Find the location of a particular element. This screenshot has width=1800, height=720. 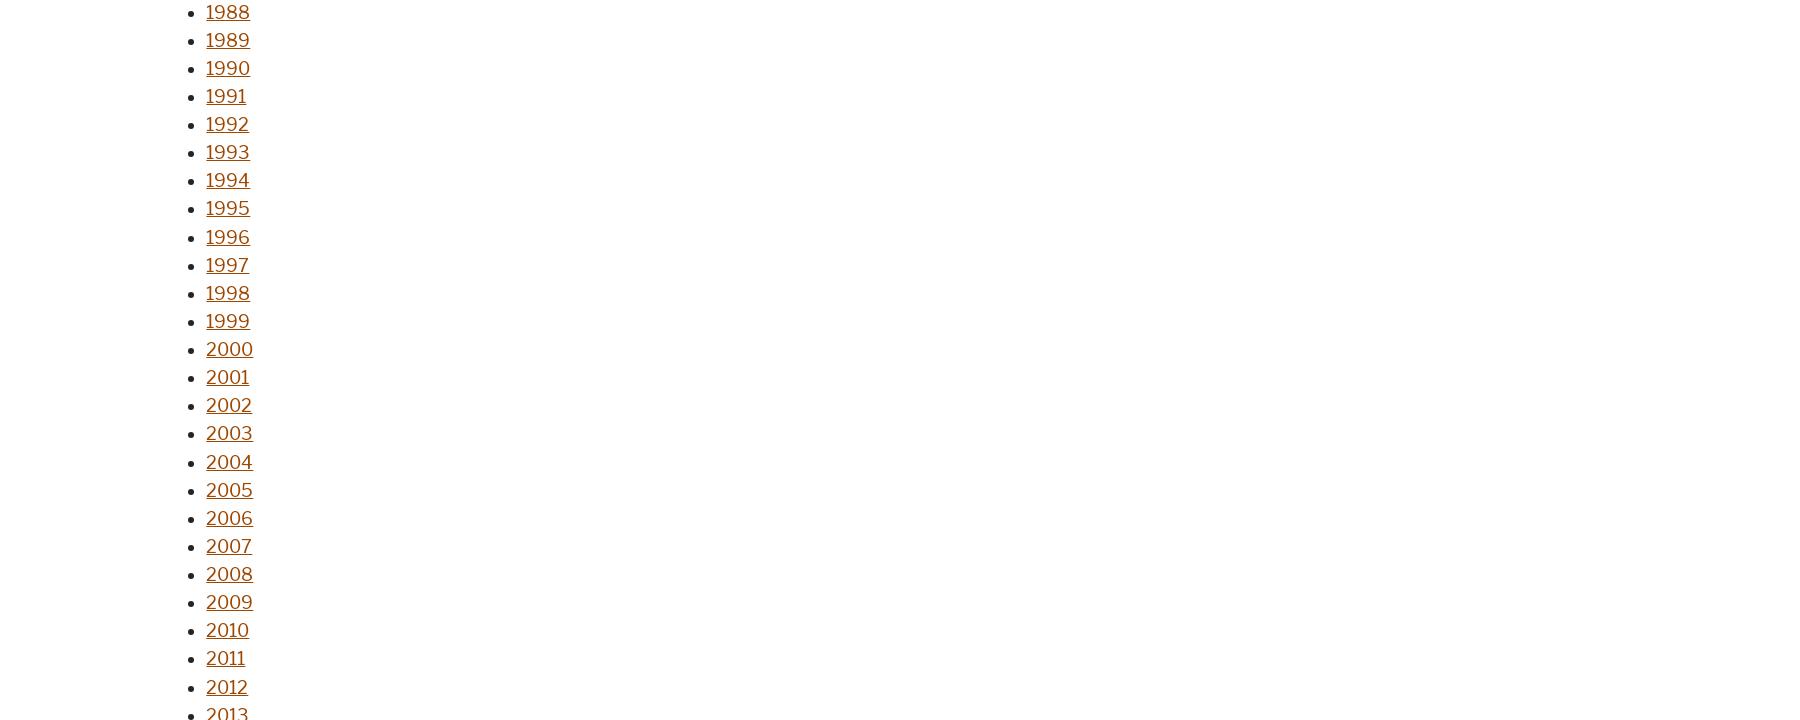

'1994' is located at coordinates (227, 181).